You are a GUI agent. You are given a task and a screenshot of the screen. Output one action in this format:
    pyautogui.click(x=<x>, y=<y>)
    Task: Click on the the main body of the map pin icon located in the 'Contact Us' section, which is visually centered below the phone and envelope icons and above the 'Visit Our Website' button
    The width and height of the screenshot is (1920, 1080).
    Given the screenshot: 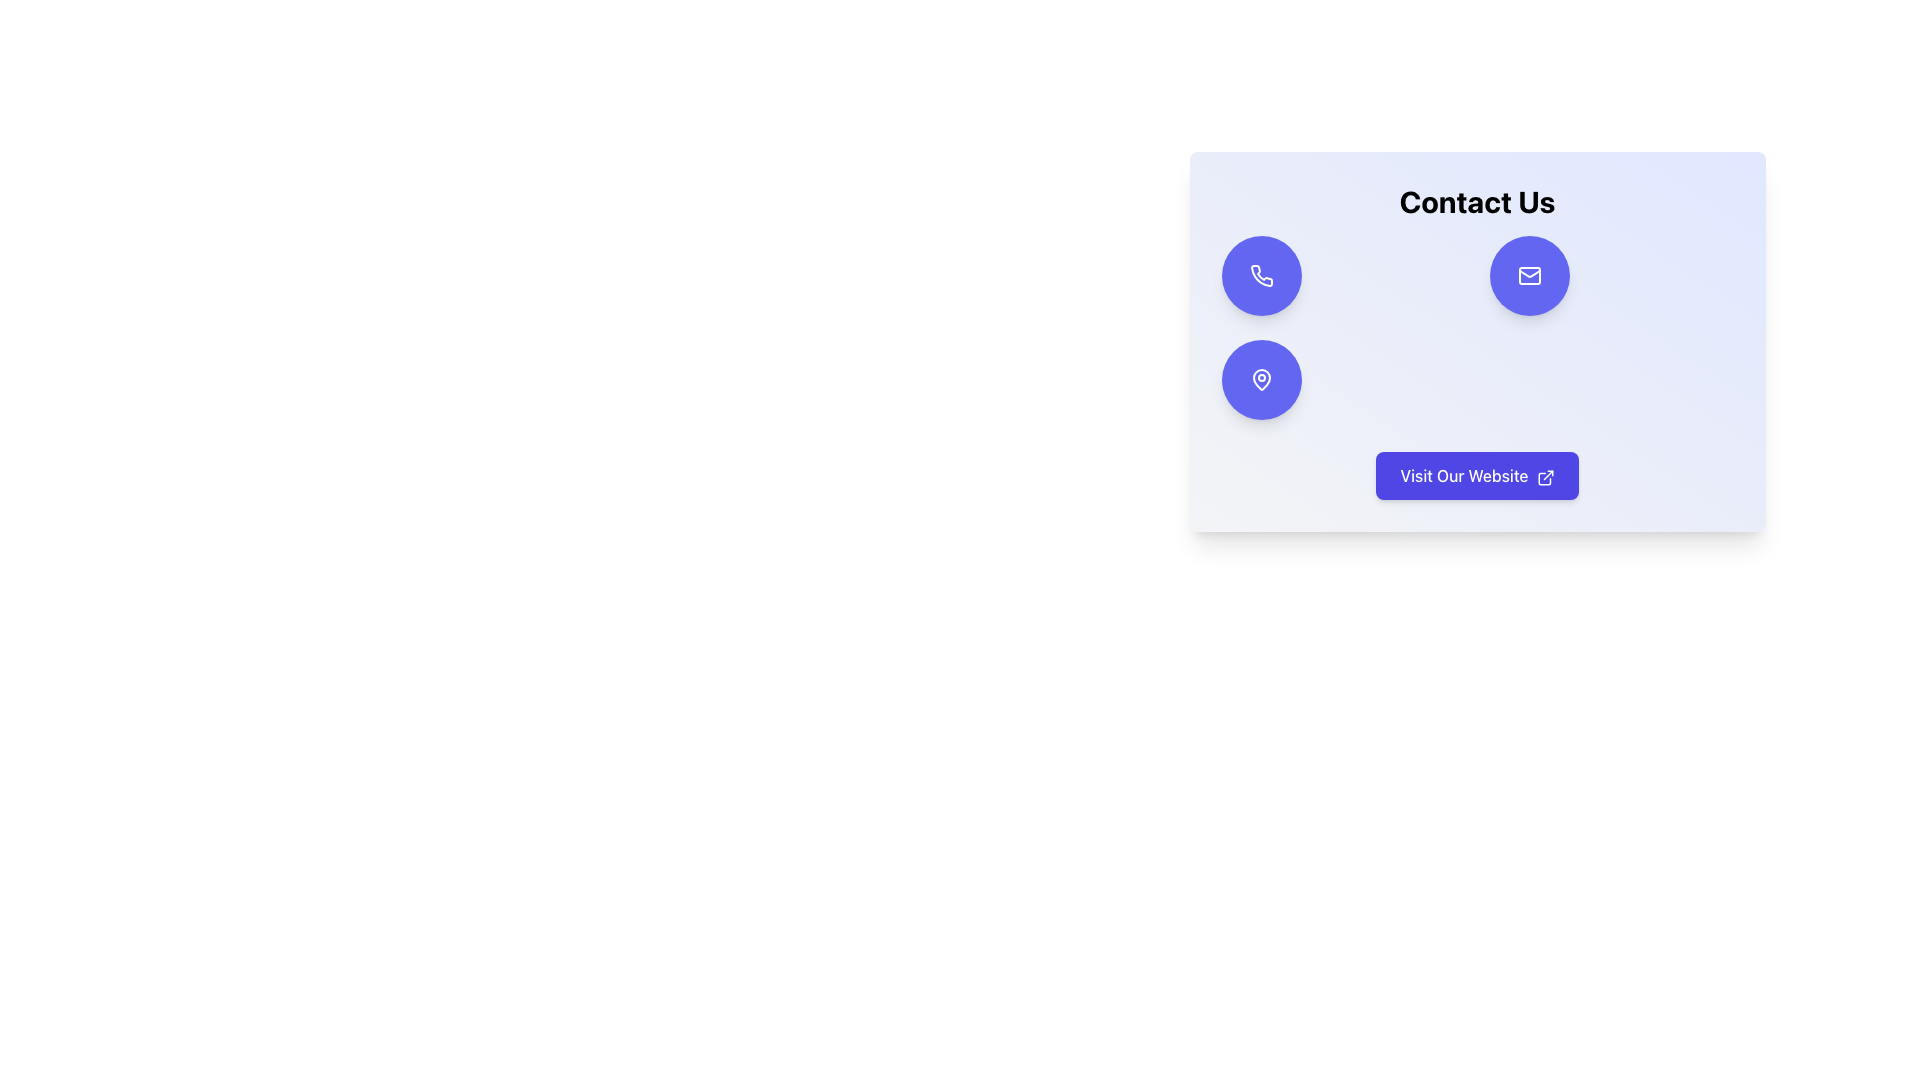 What is the action you would take?
    pyautogui.click(x=1260, y=380)
    